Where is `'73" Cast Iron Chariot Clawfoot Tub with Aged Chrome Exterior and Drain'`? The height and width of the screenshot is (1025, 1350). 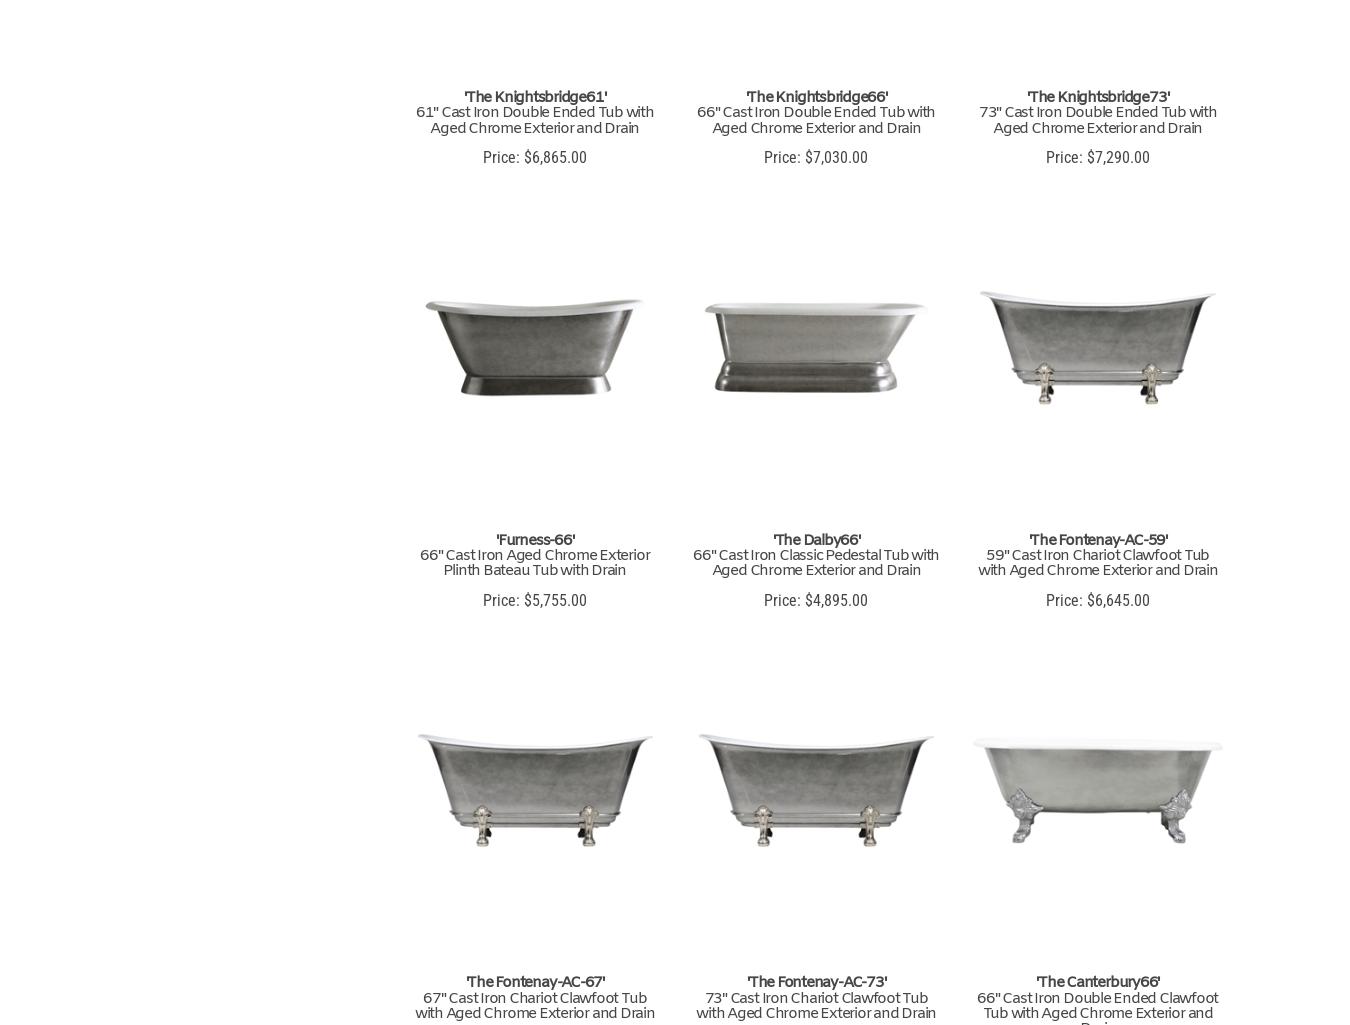
'73" Cast Iron Chariot Clawfoot Tub with Aged Chrome Exterior and Drain' is located at coordinates (815, 1004).